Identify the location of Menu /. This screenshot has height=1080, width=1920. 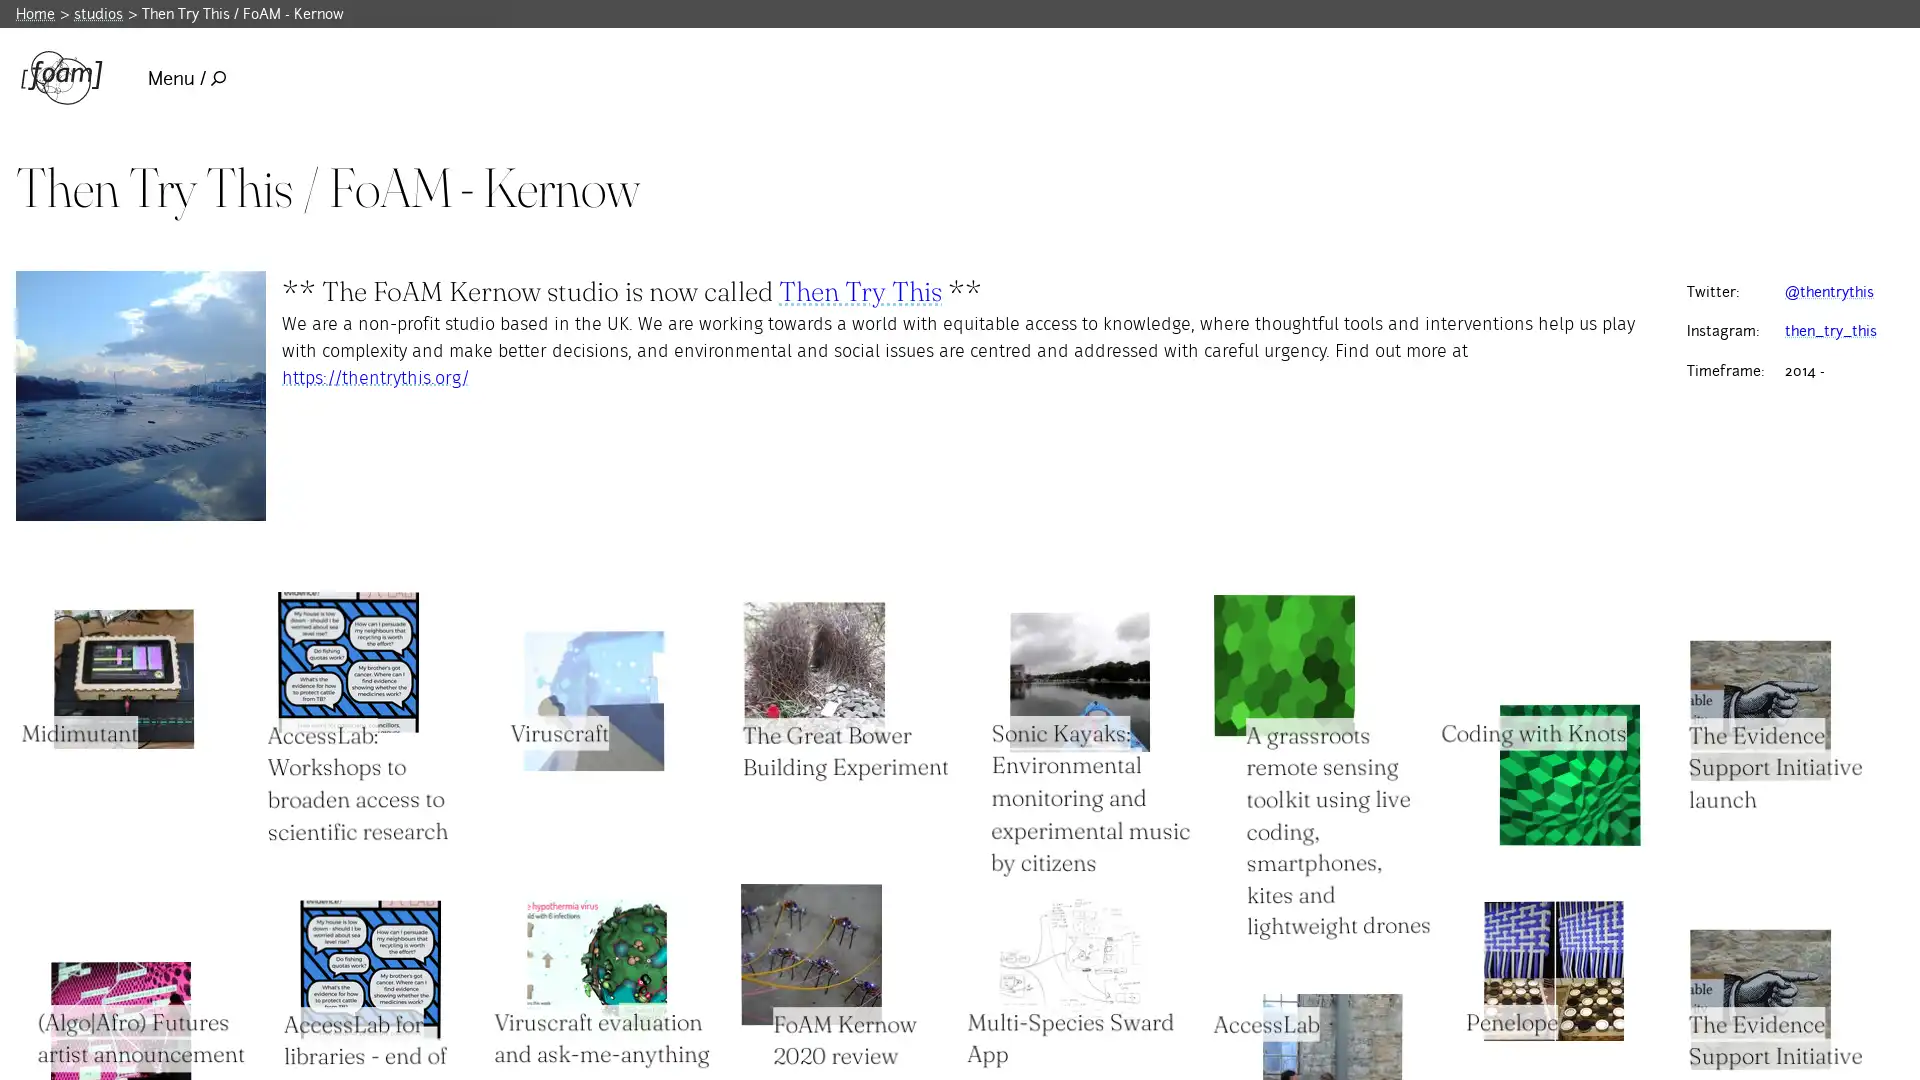
(186, 77).